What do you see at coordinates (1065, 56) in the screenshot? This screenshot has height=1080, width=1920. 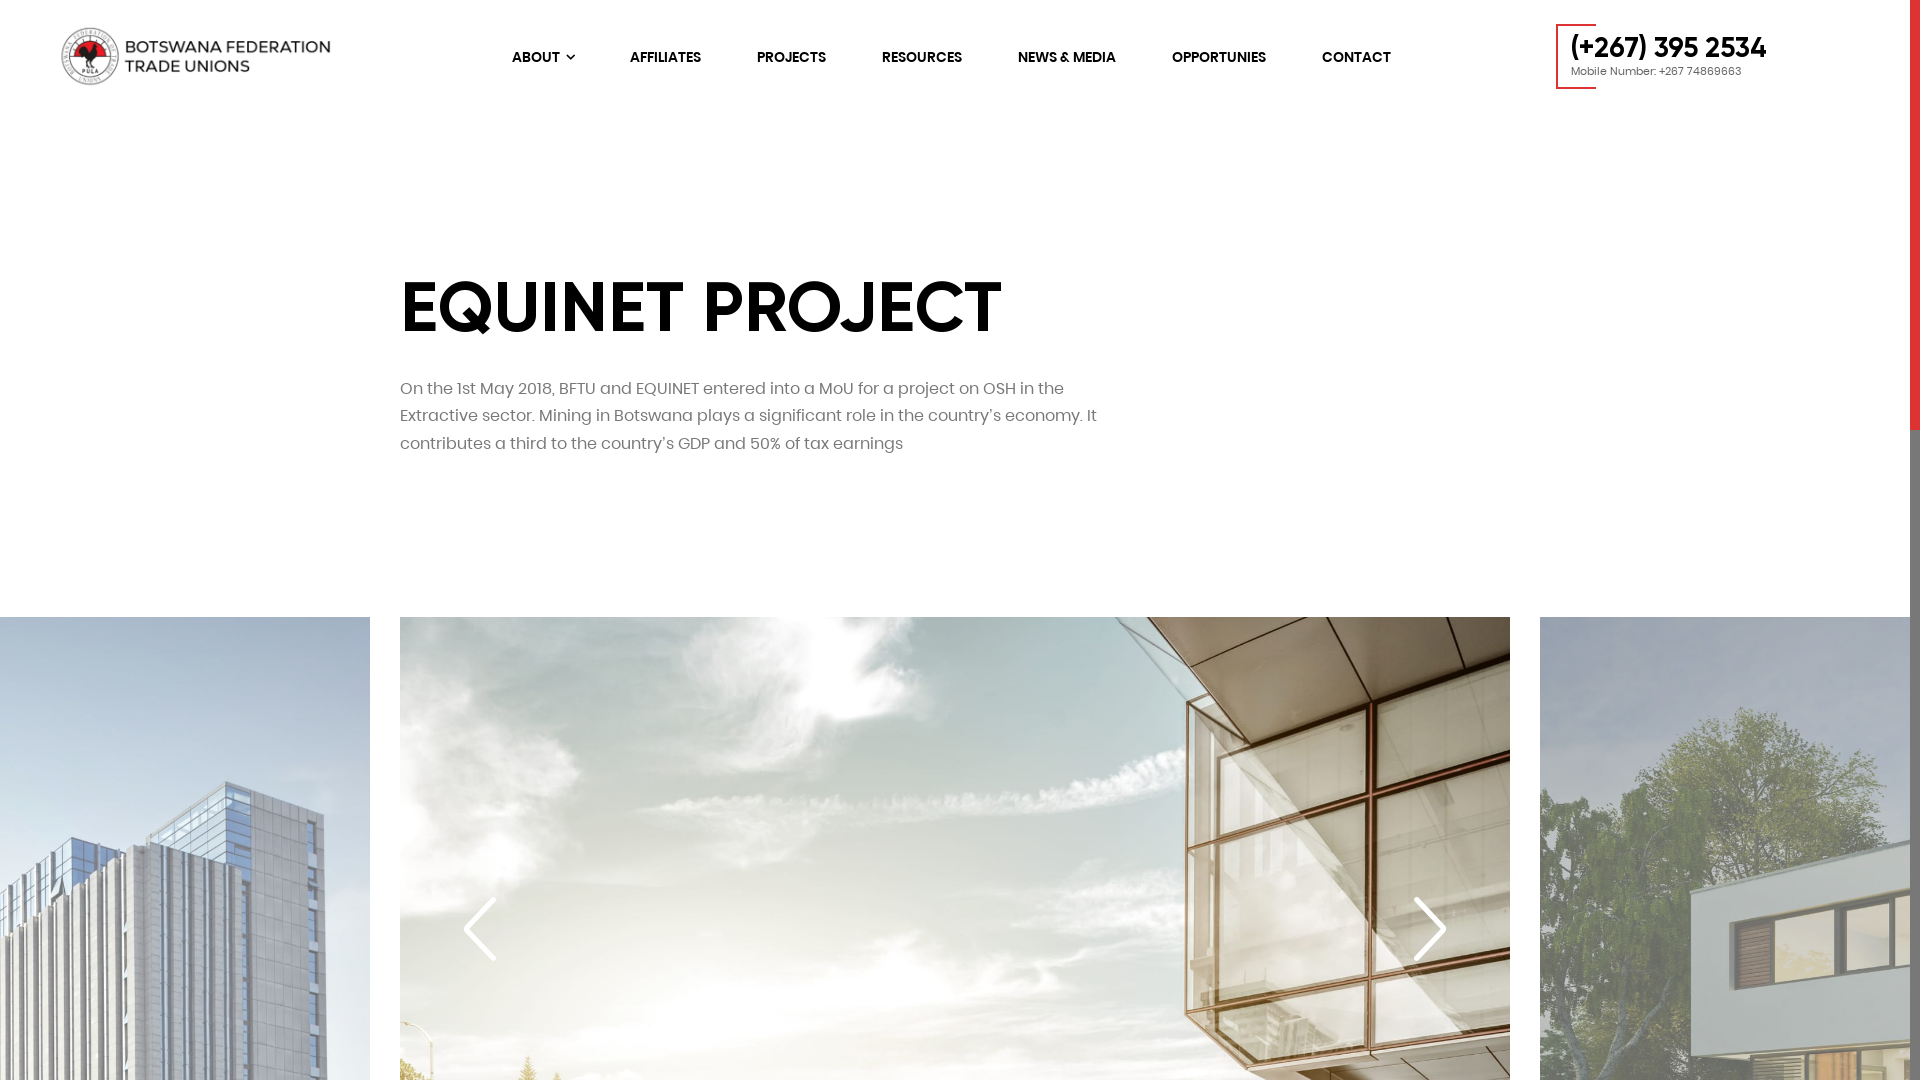 I see `'NEWS & MEDIA'` at bounding box center [1065, 56].